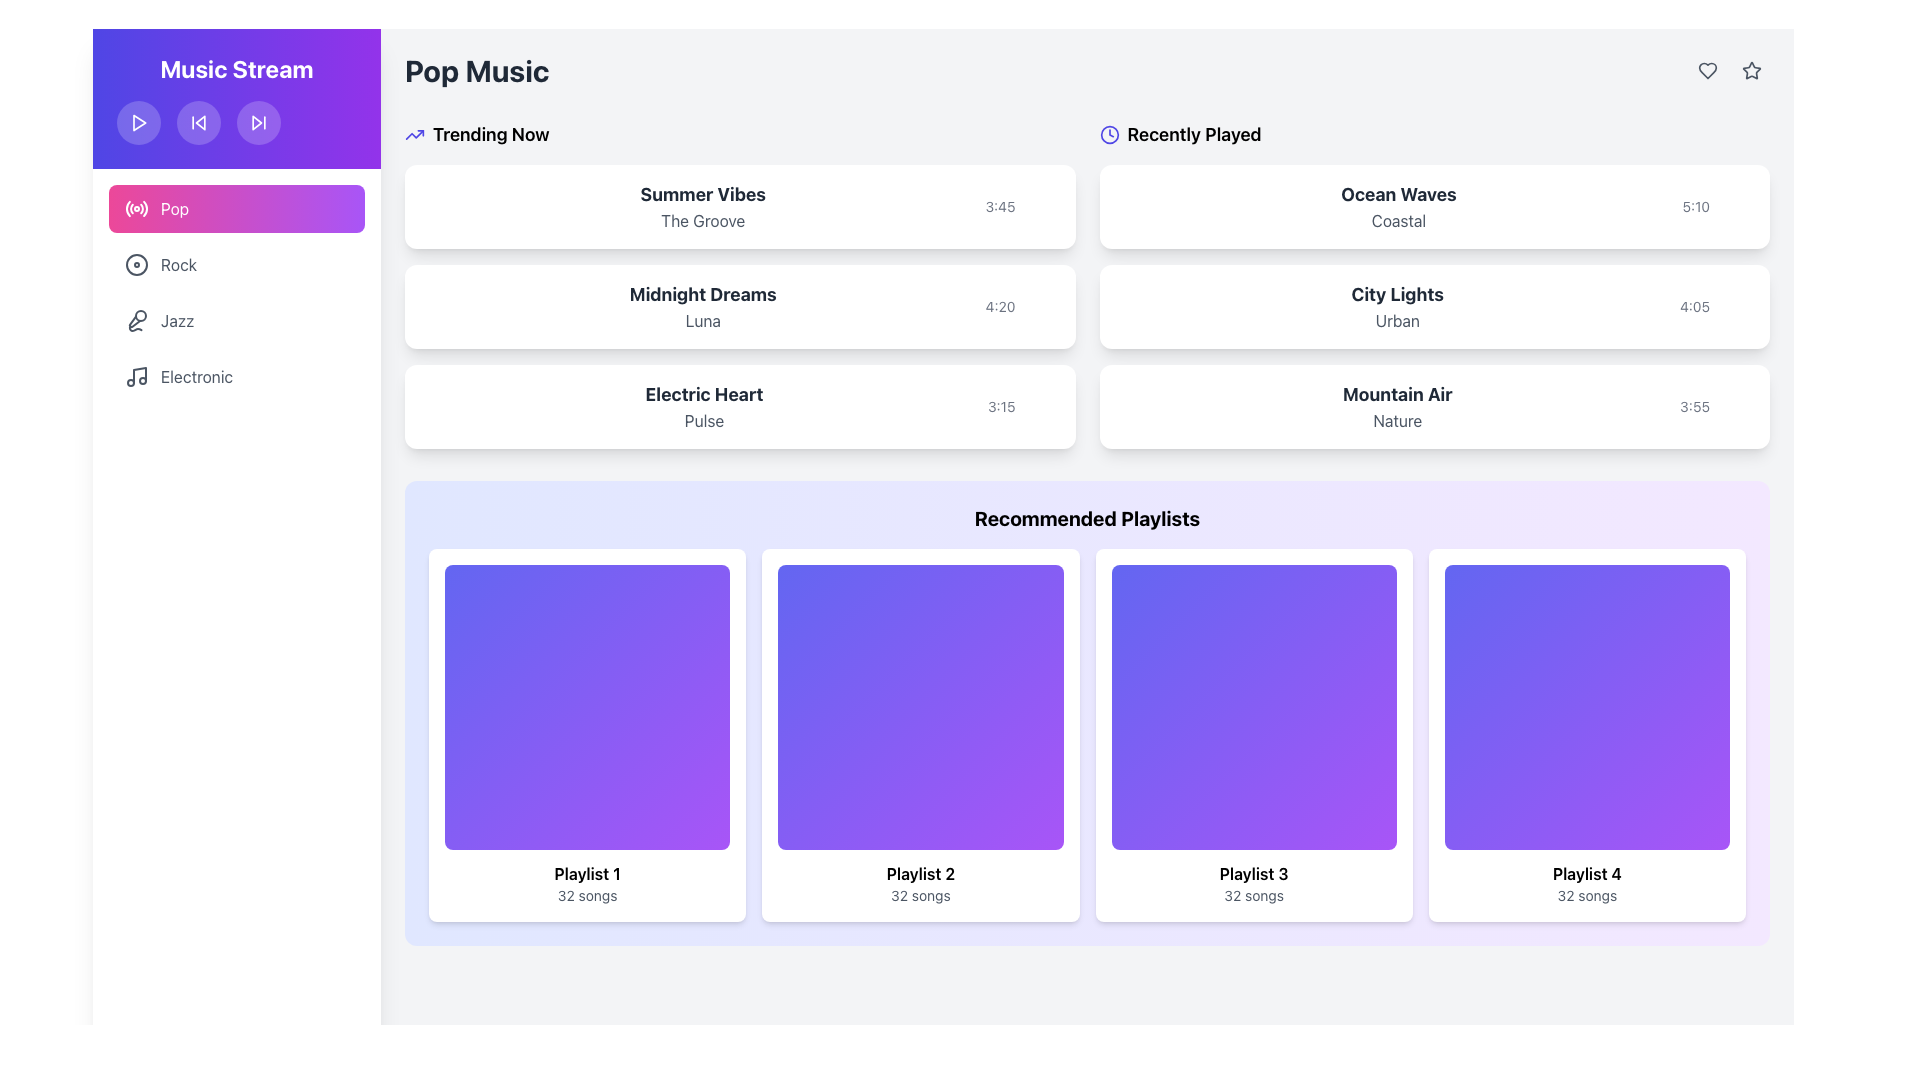  Describe the element at coordinates (703, 195) in the screenshot. I see `the 'Summer Vibes' text label that is bold, large, and gray, positioned above the subtitle 'The Groove' in the 'Trending Now' section` at that location.